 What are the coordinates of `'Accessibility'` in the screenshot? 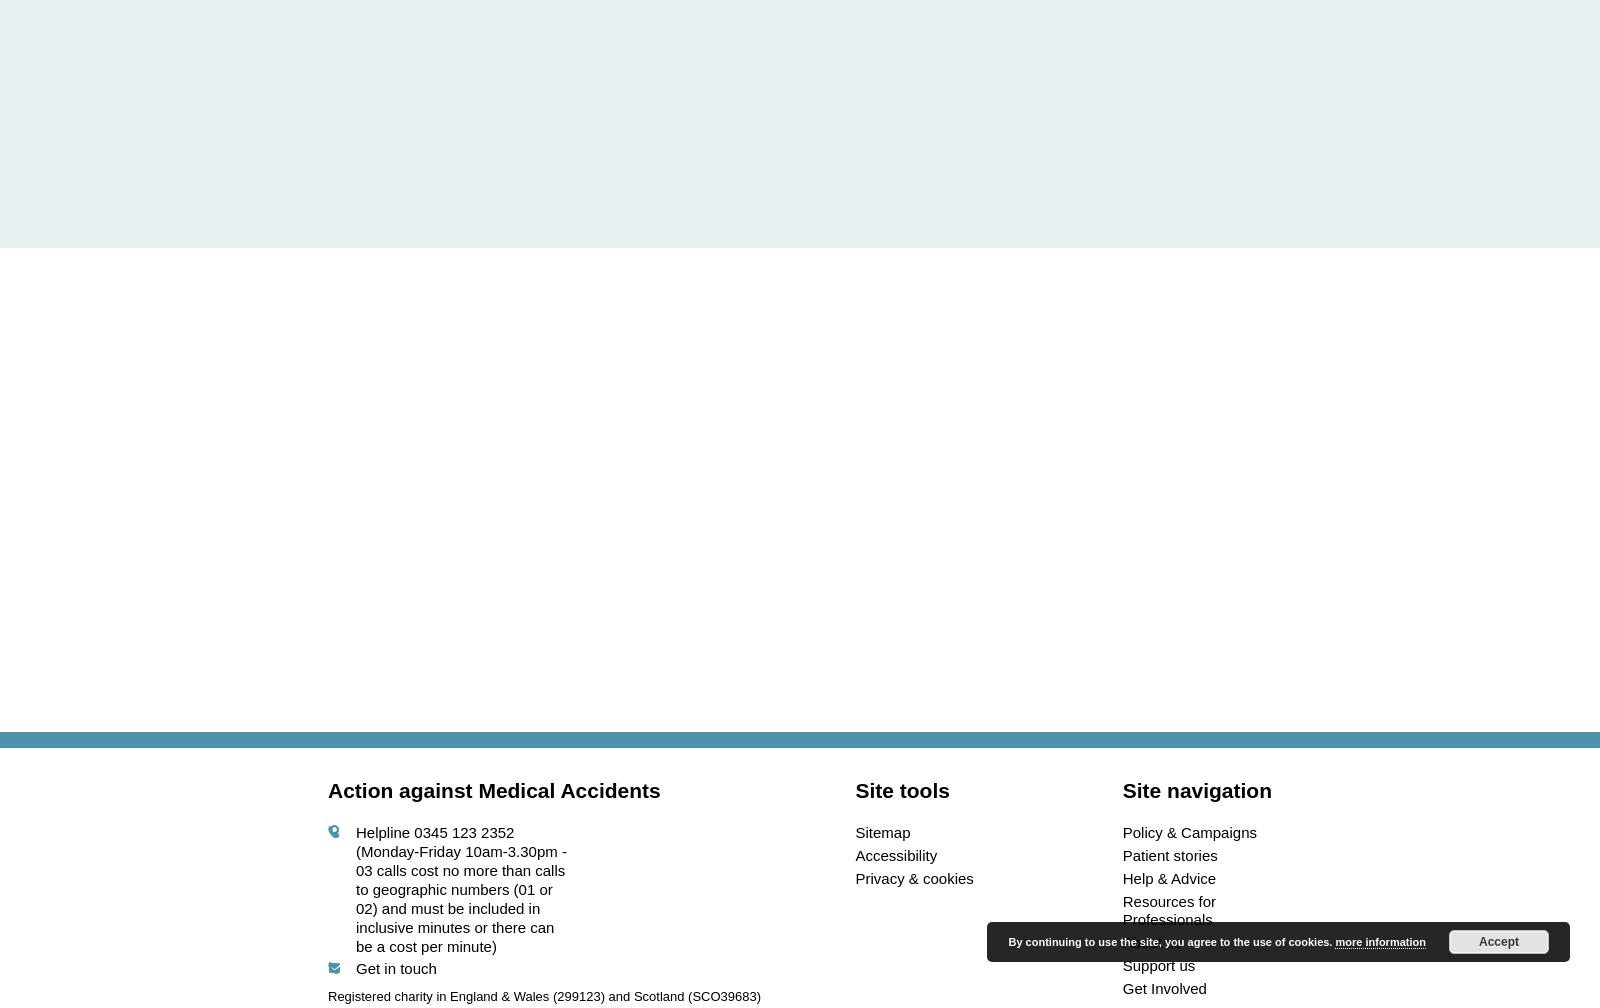 It's located at (895, 854).